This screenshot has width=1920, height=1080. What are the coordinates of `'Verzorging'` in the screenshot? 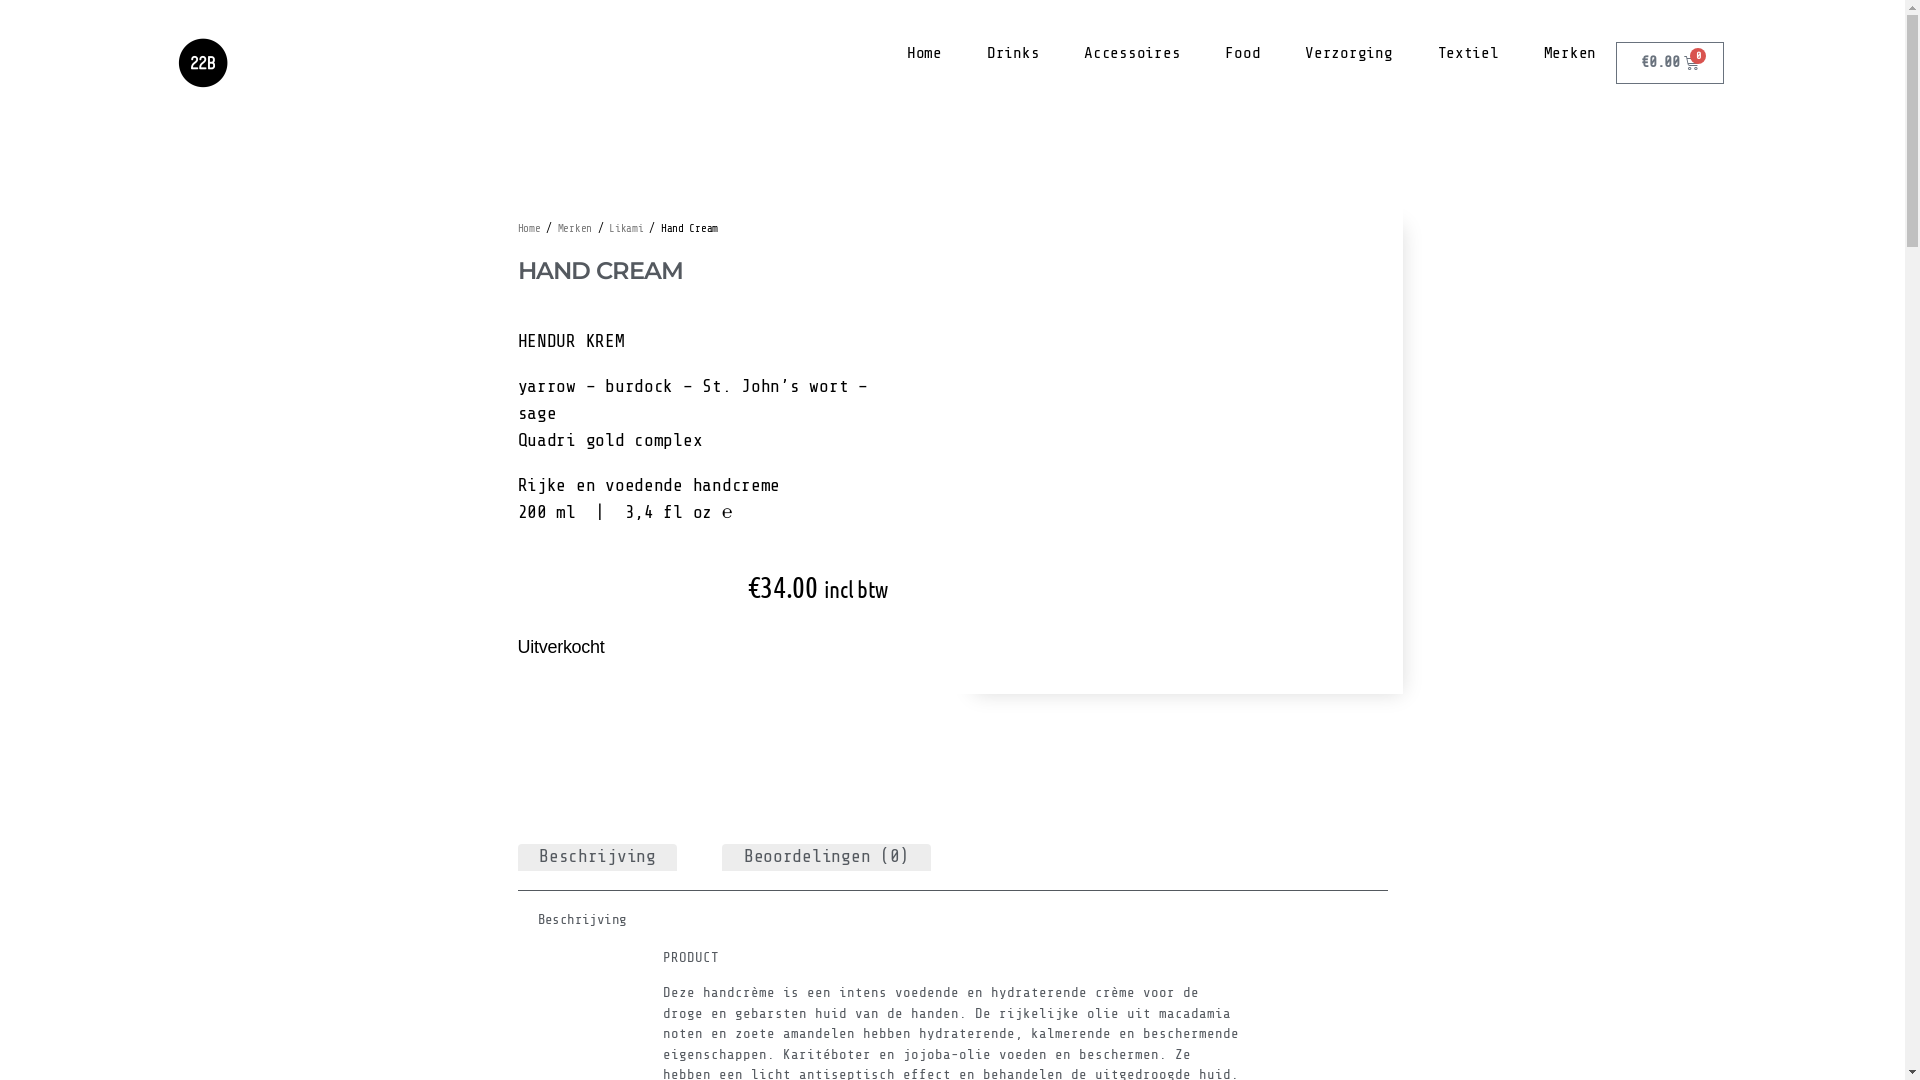 It's located at (1348, 52).